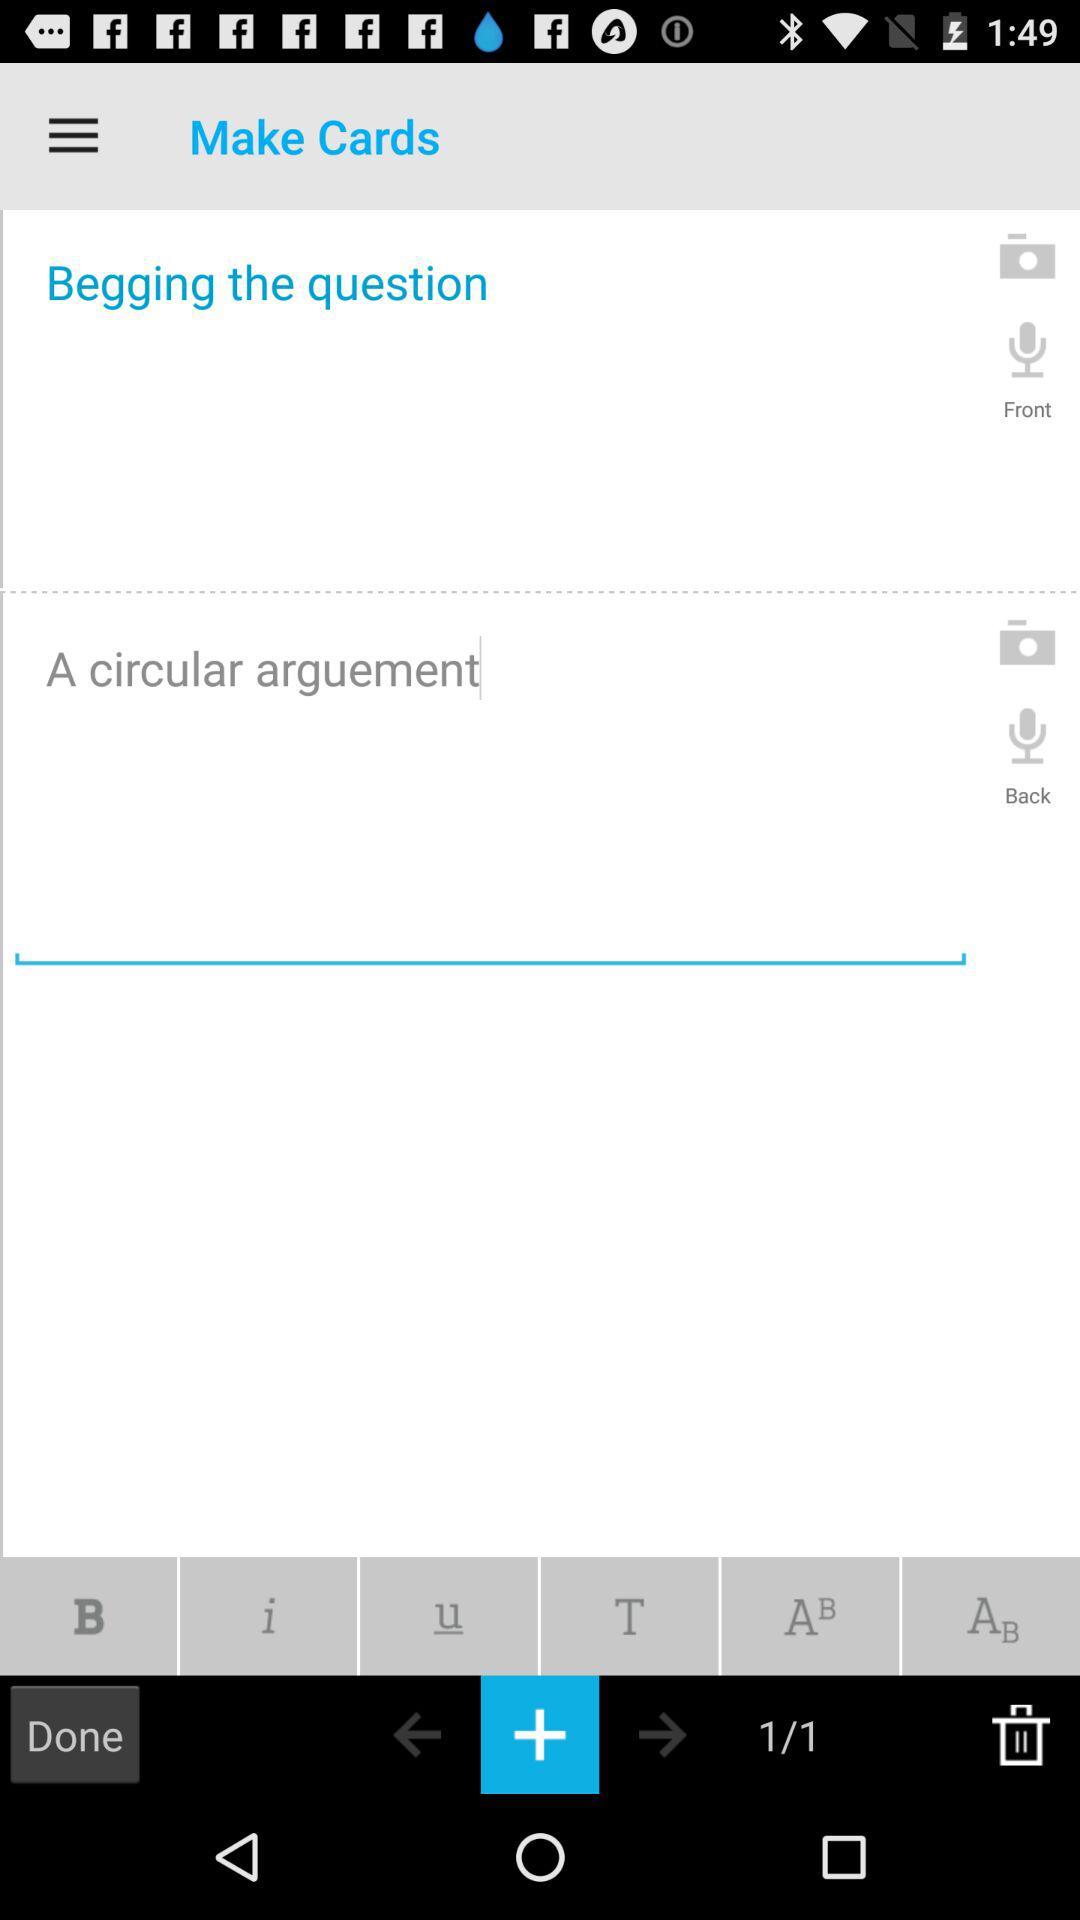 This screenshot has width=1080, height=1920. I want to click on item below a circular arguement, so click(991, 1616).